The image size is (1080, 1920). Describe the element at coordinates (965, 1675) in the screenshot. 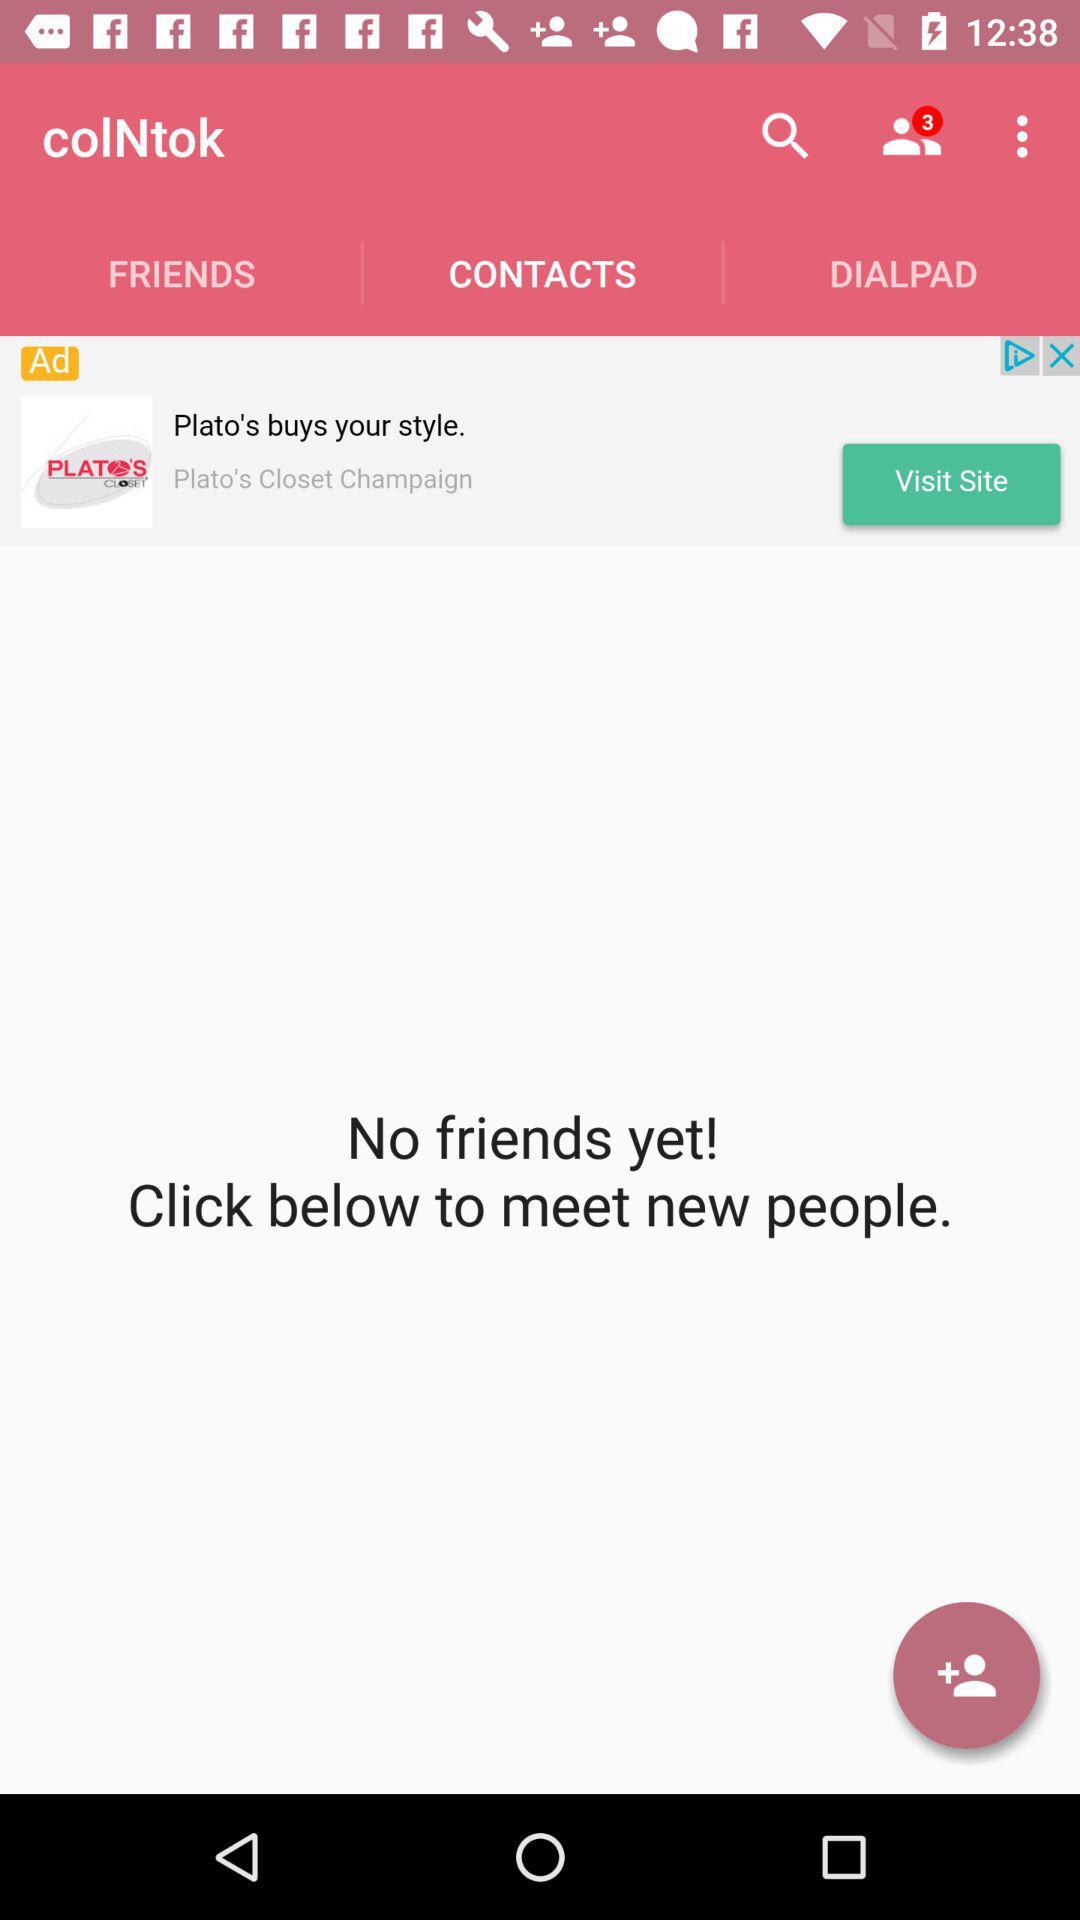

I see `the follow icon` at that location.